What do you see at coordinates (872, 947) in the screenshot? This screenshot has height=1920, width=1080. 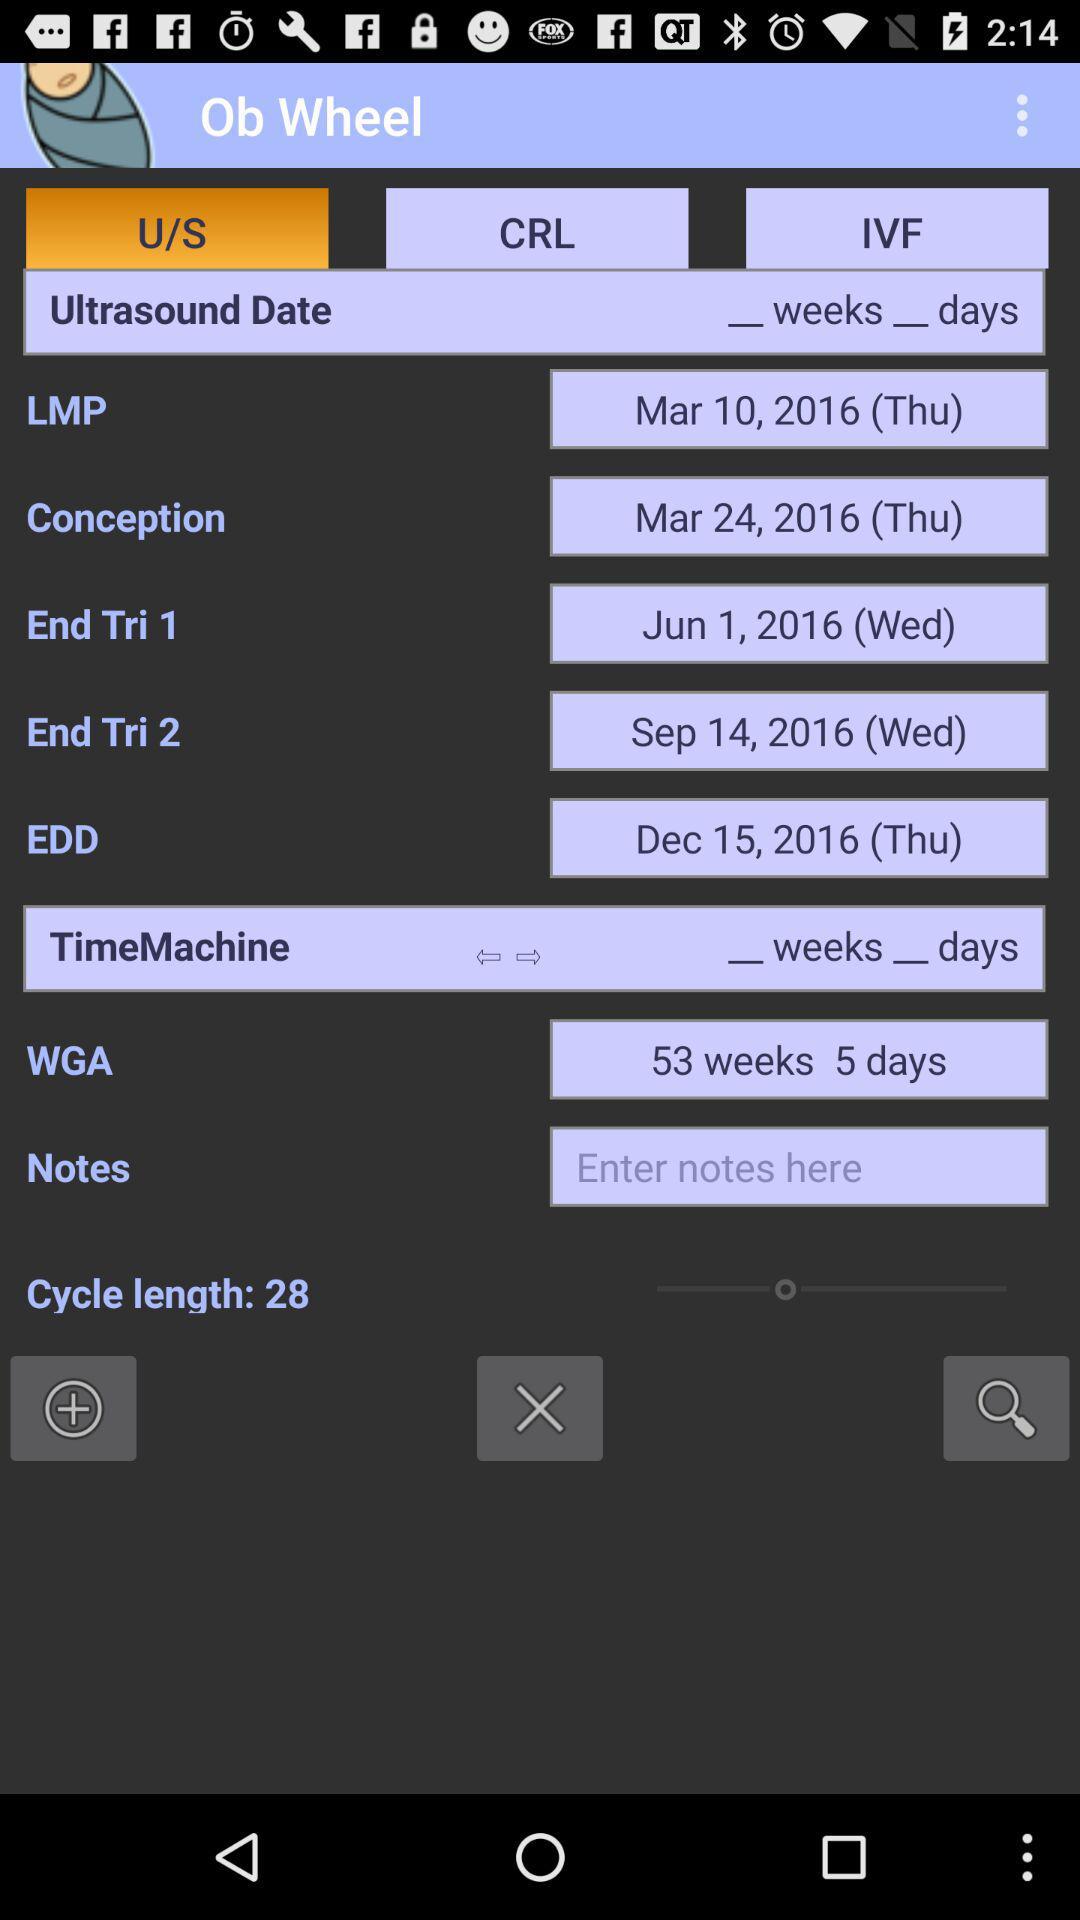 I see `the weeks and days` at bounding box center [872, 947].